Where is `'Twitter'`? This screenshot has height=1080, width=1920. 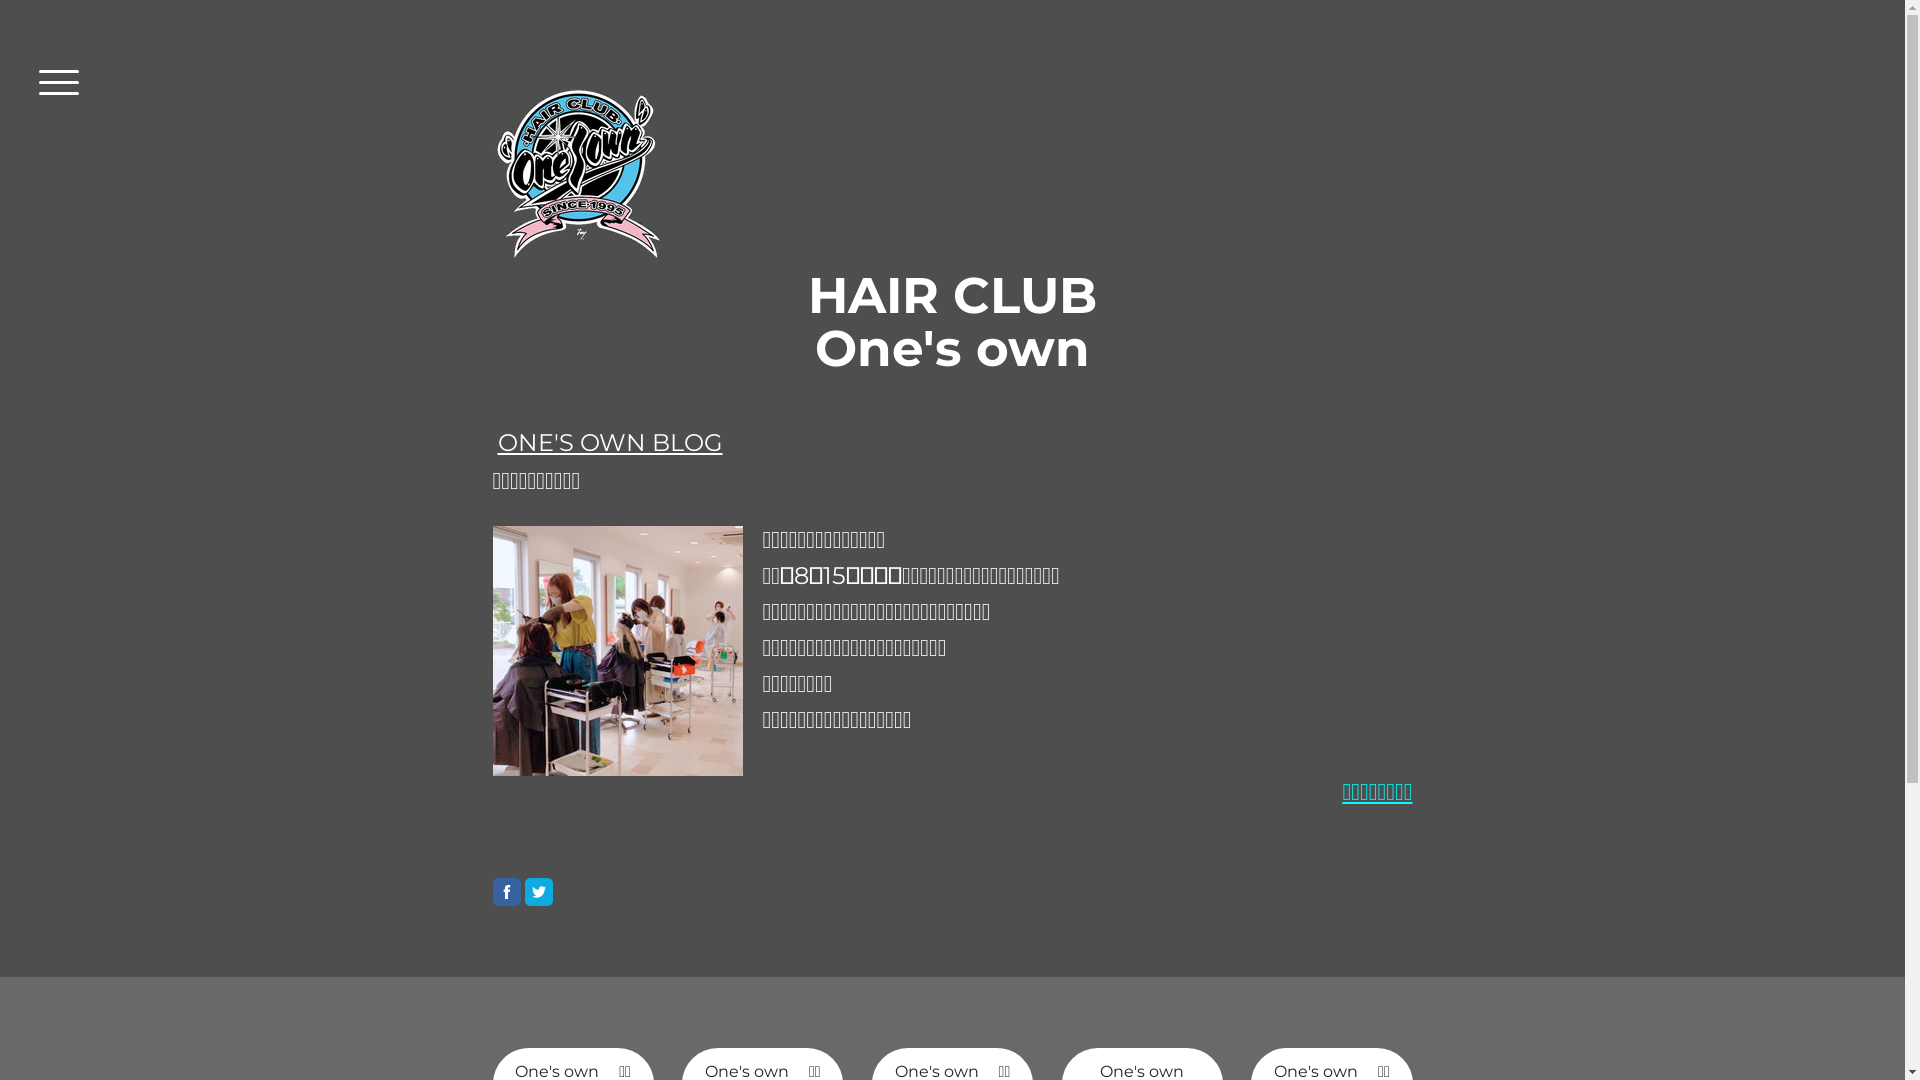
'Twitter' is located at coordinates (537, 890).